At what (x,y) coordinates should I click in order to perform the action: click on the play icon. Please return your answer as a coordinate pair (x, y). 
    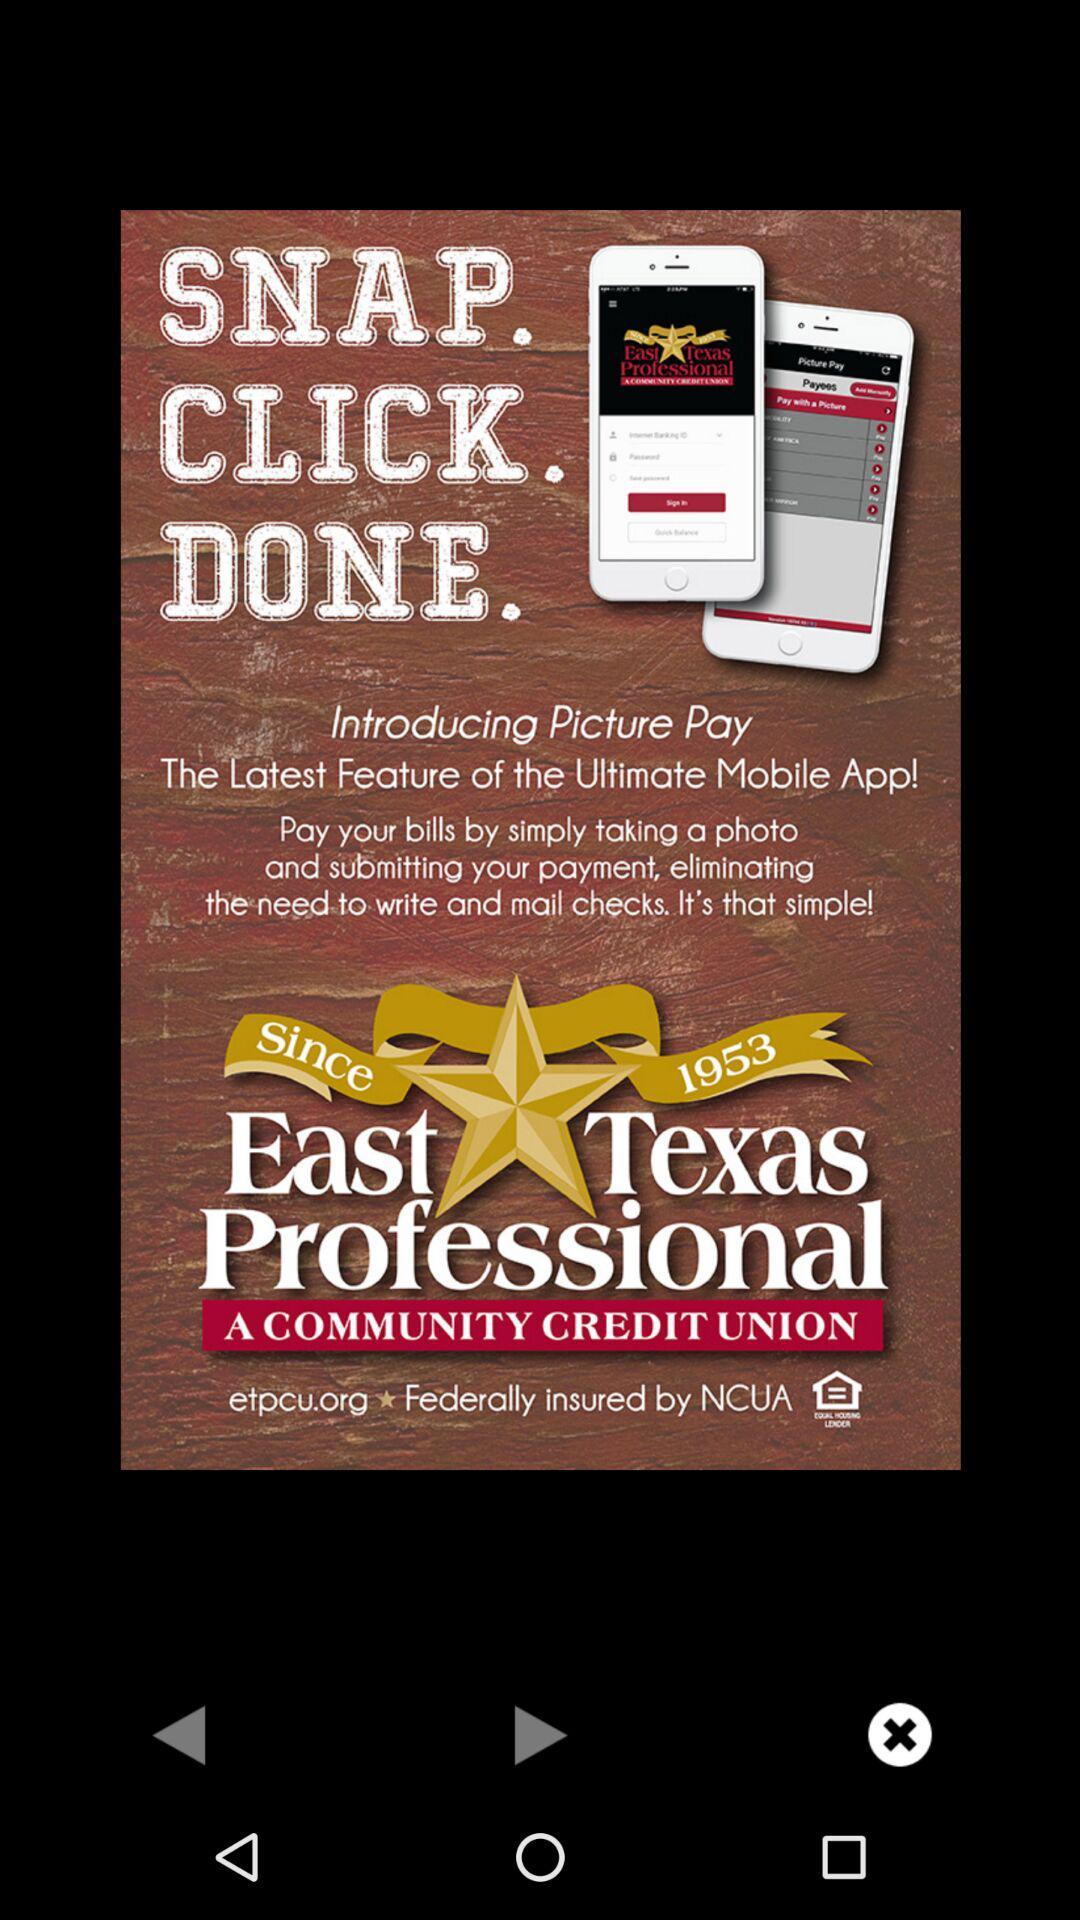
    Looking at the image, I should click on (540, 1855).